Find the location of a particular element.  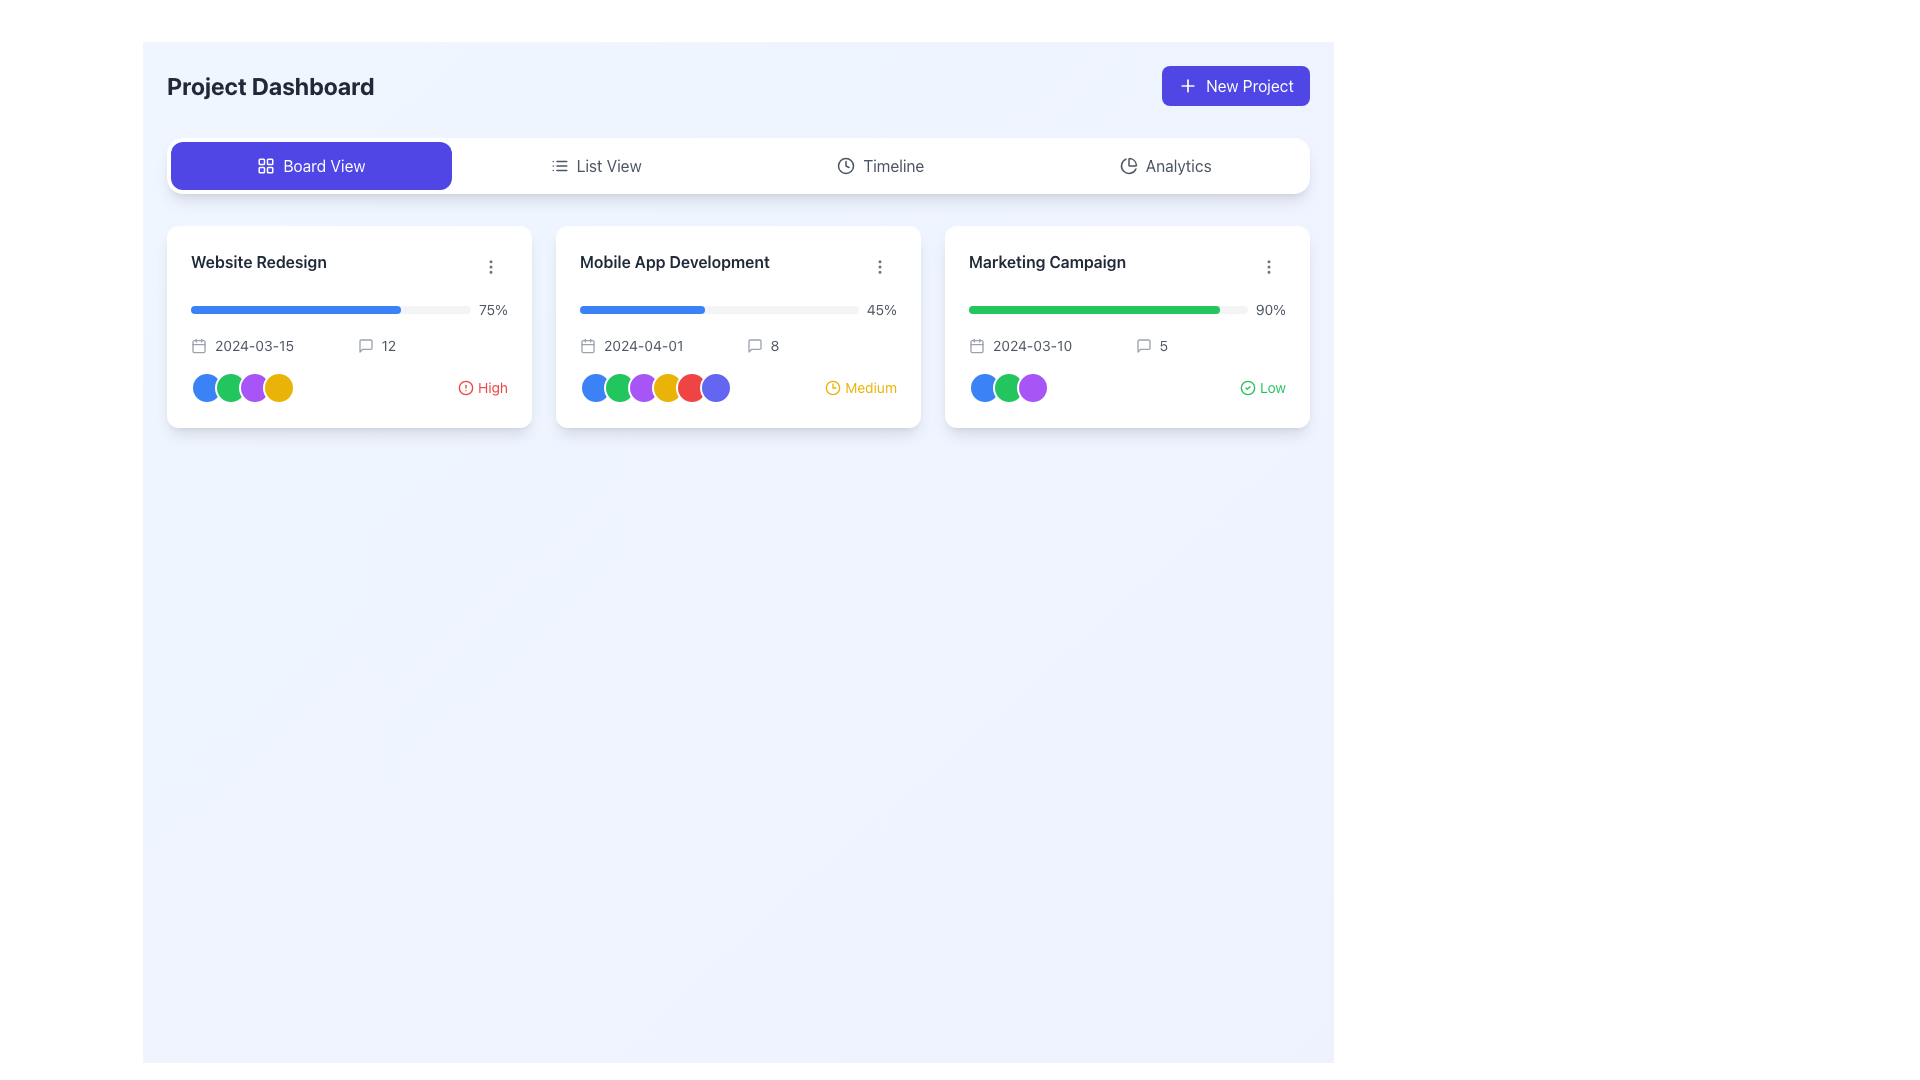

the Label displaying 'Low' in green color next to a green circular icon with a check mark, located under the progress bar in the rightmost card of the dashboard is located at coordinates (1261, 388).